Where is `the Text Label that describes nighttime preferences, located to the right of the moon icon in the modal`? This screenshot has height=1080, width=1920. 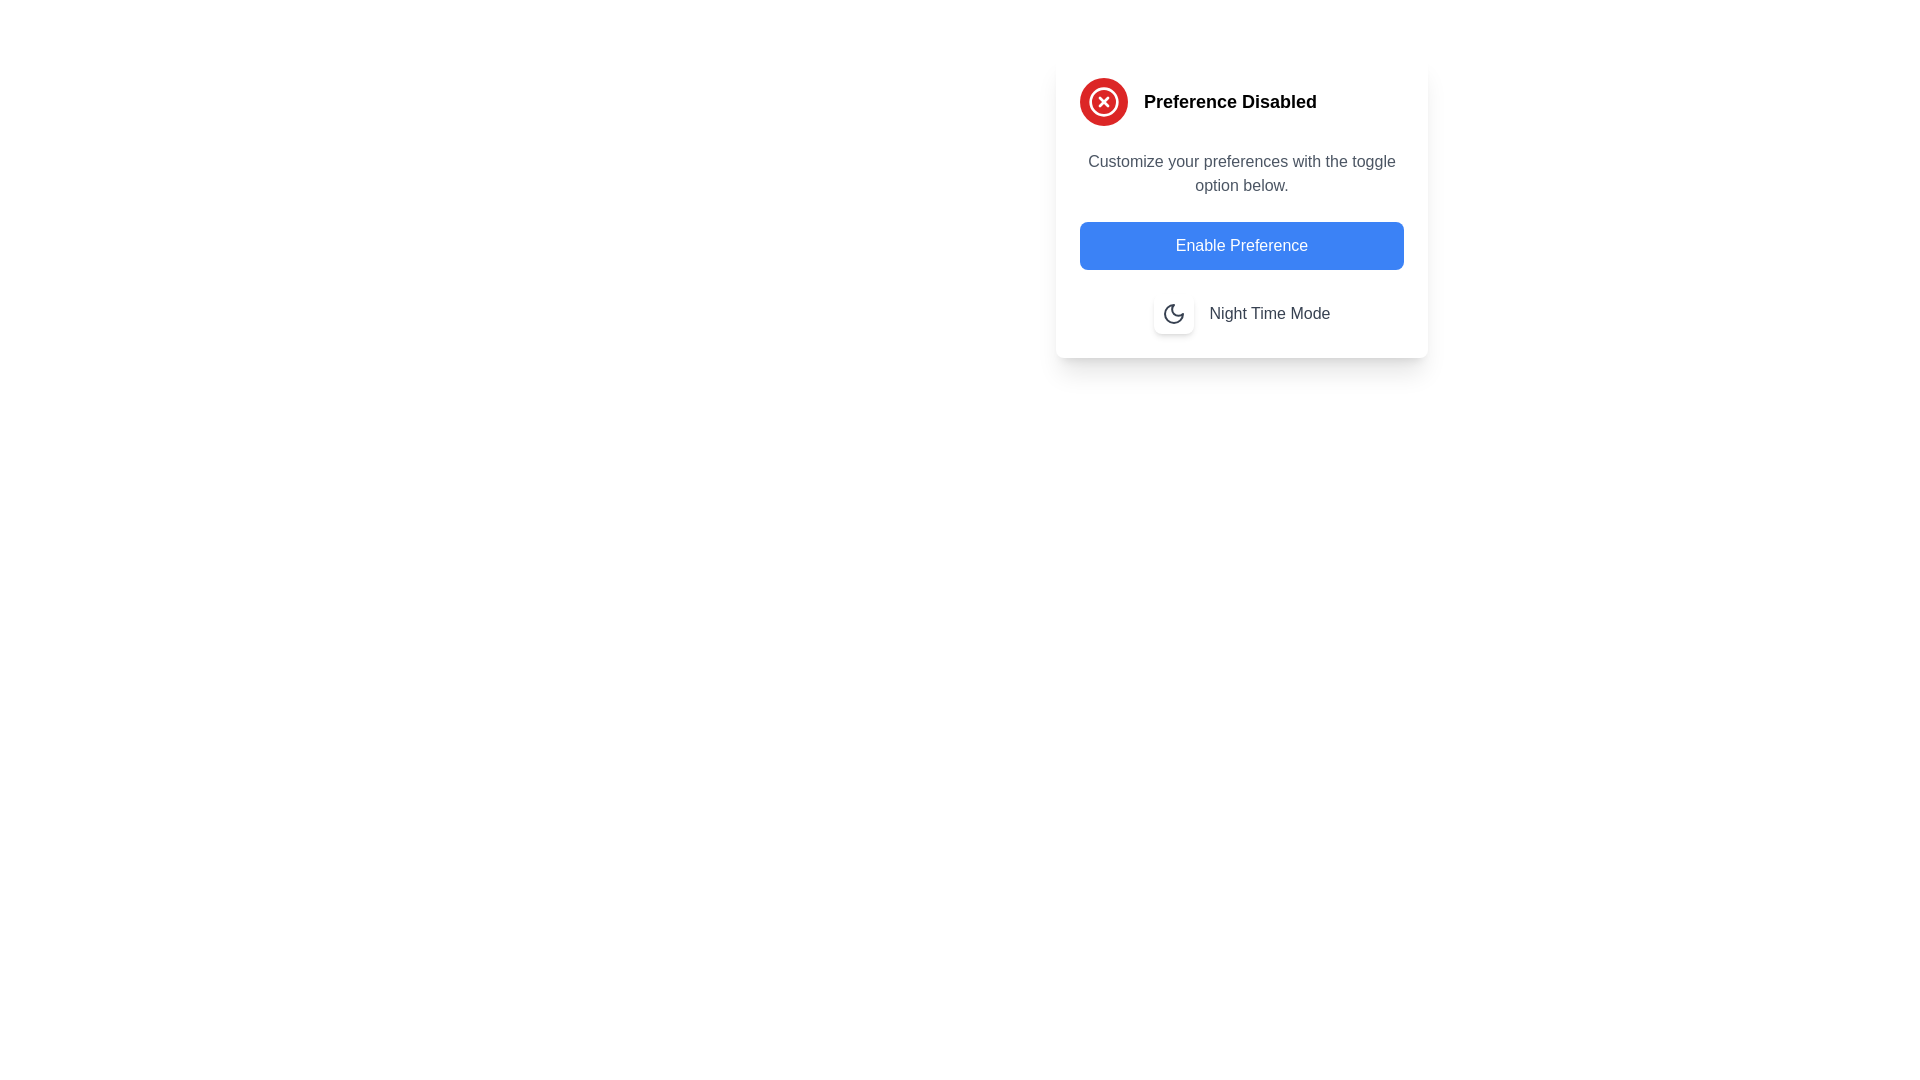 the Text Label that describes nighttime preferences, located to the right of the moon icon in the modal is located at coordinates (1269, 313).